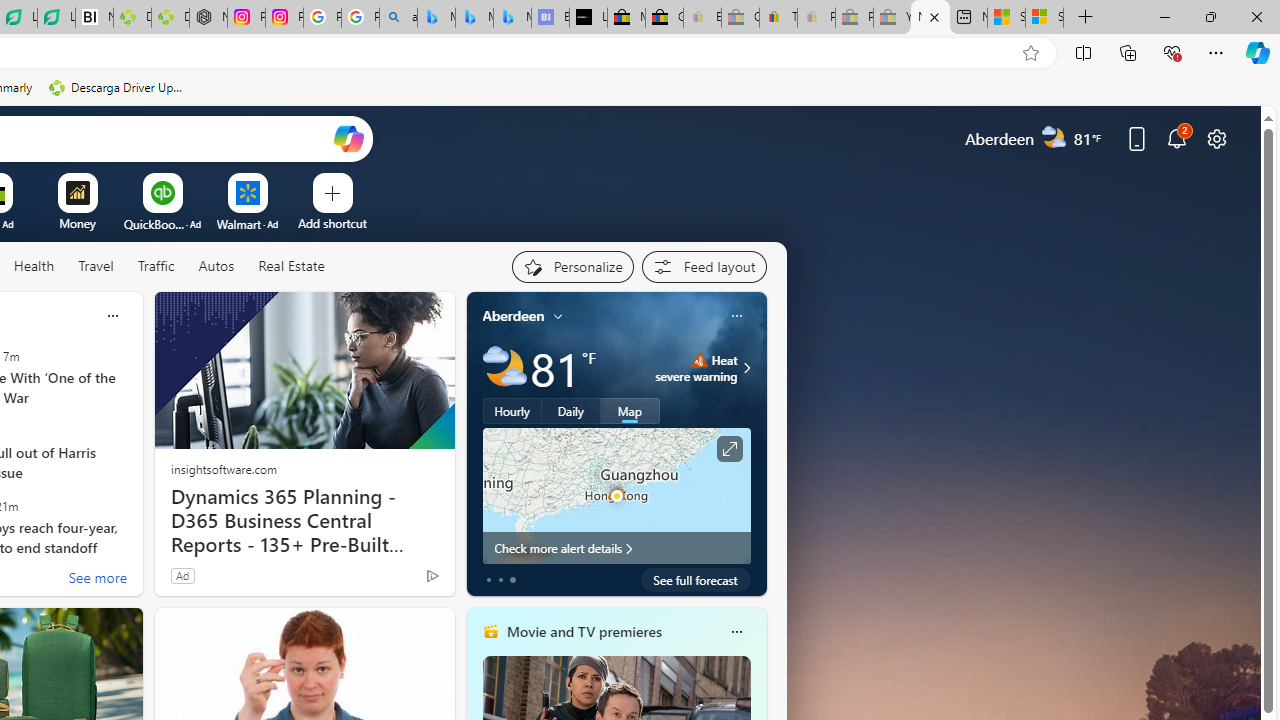 The width and height of the screenshot is (1280, 720). I want to click on 'Microsoft Bing Travel - Shangri-La Hotel Bangkok', so click(512, 17).